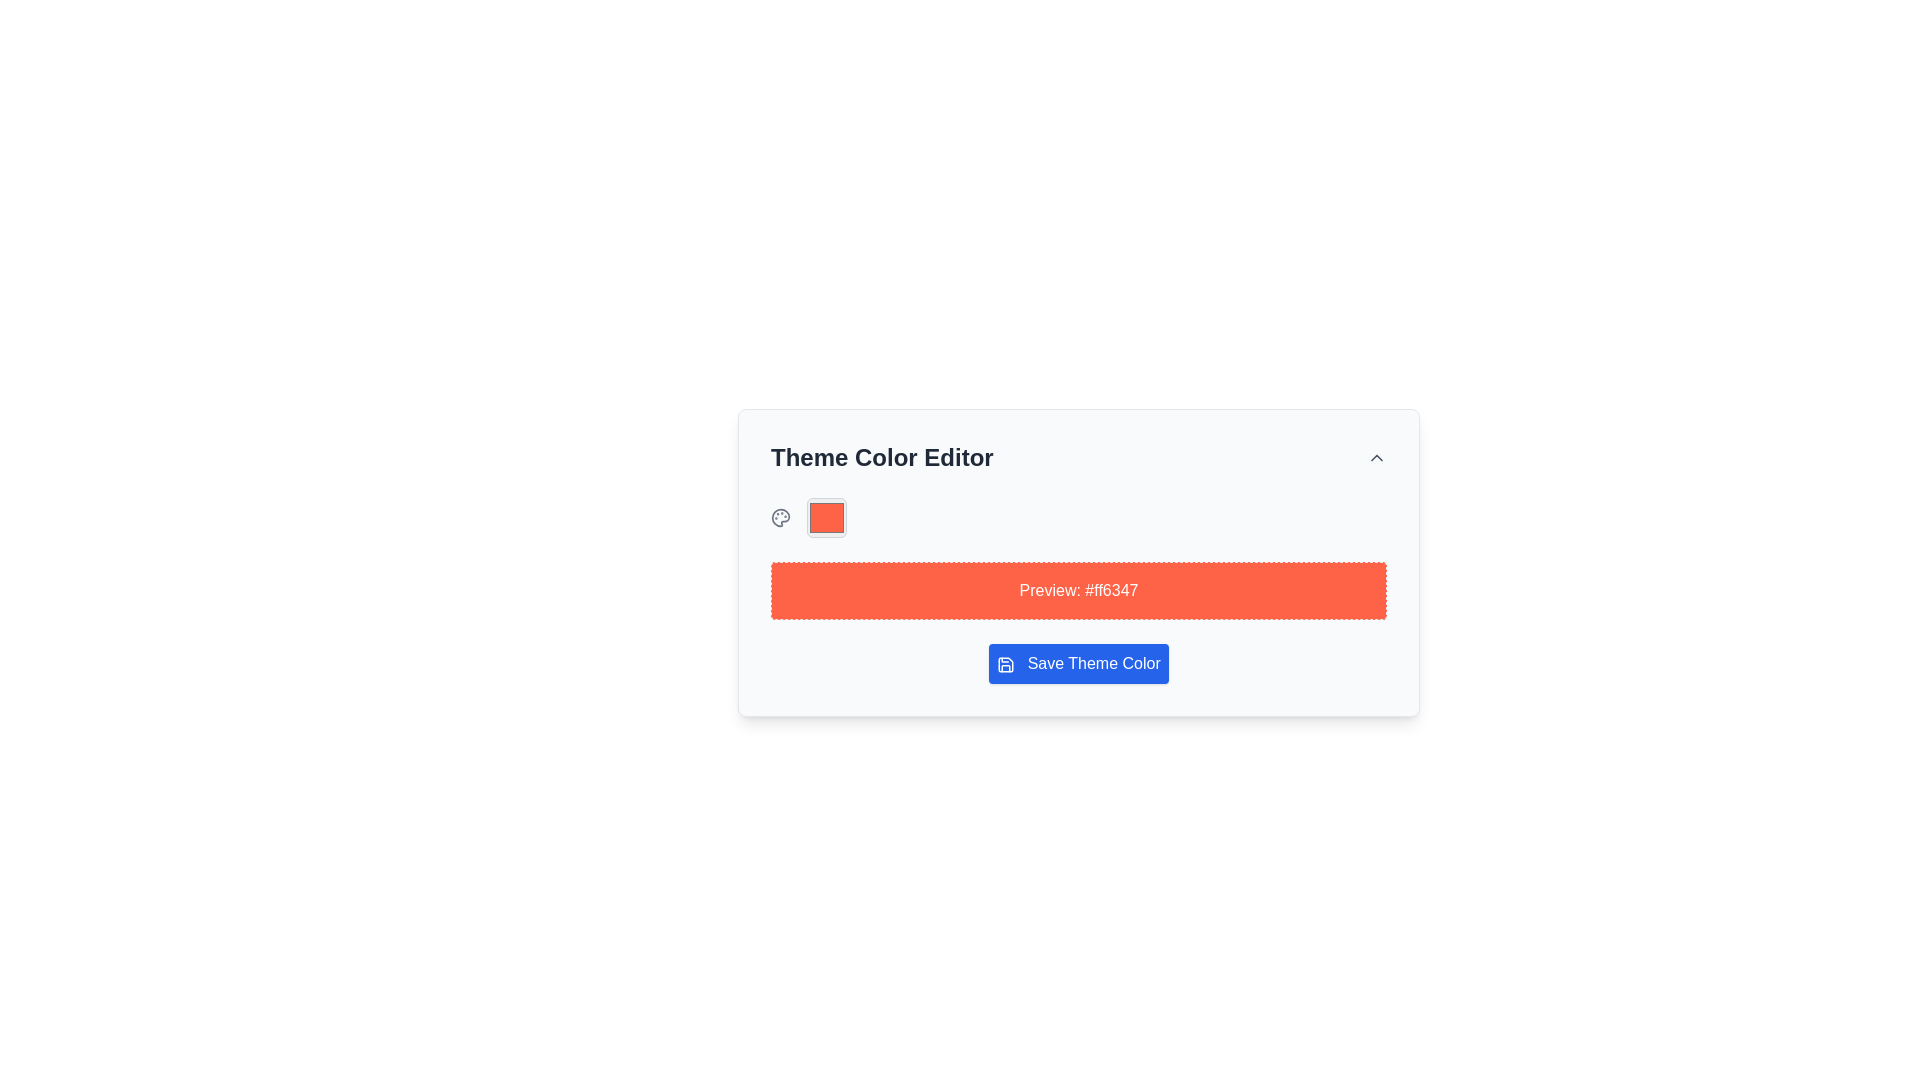 This screenshot has height=1080, width=1920. I want to click on the chevron icon button located at the rightmost side of the header row, next to the 'Theme Color Editor' title, so click(1376, 458).